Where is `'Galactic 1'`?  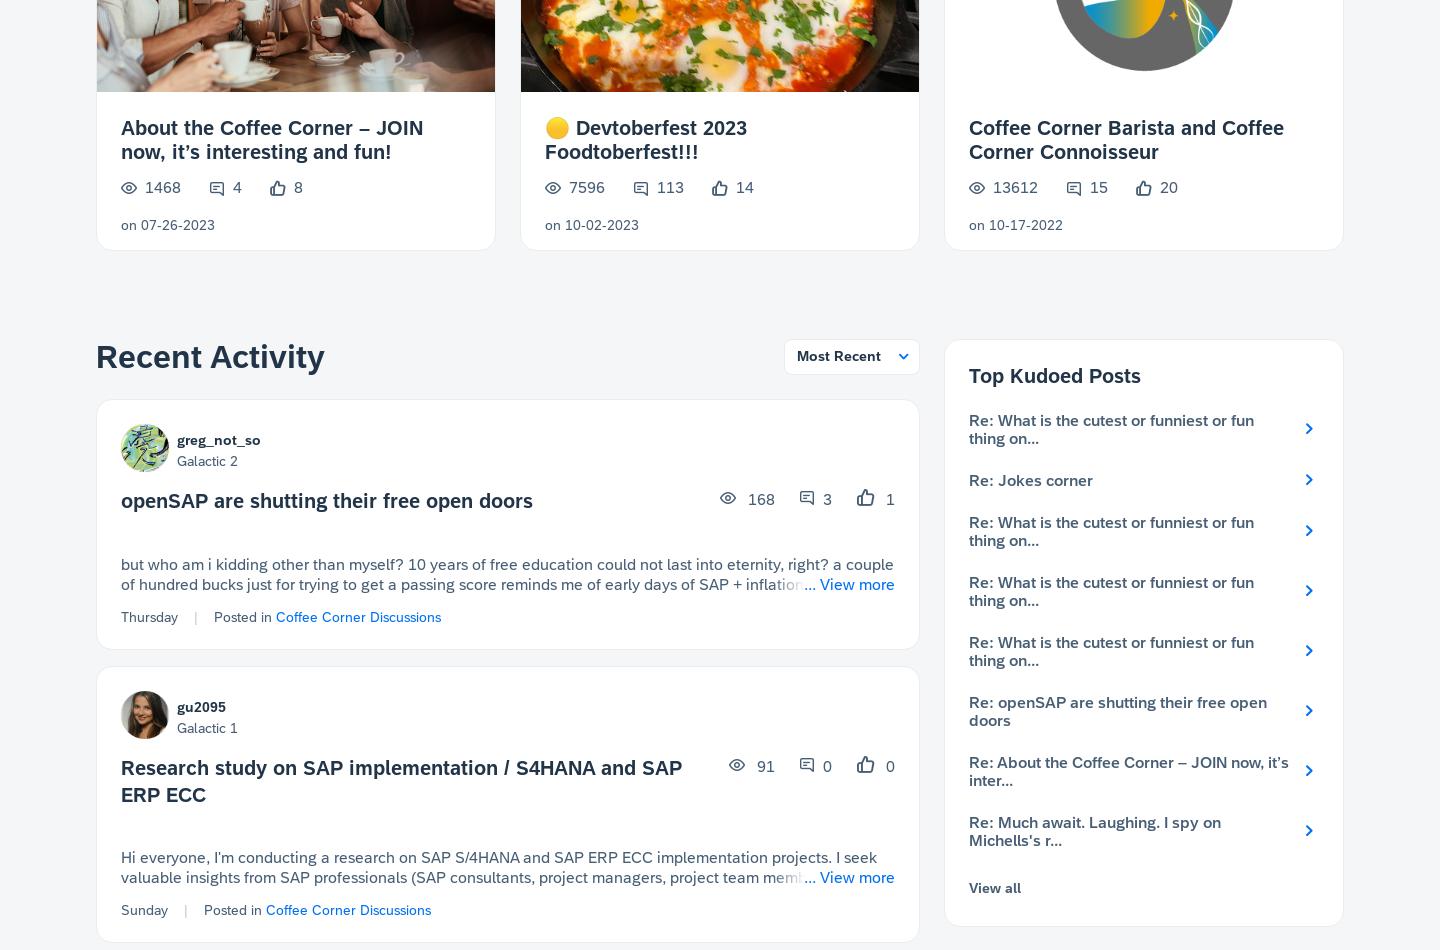
'Galactic 1' is located at coordinates (207, 726).